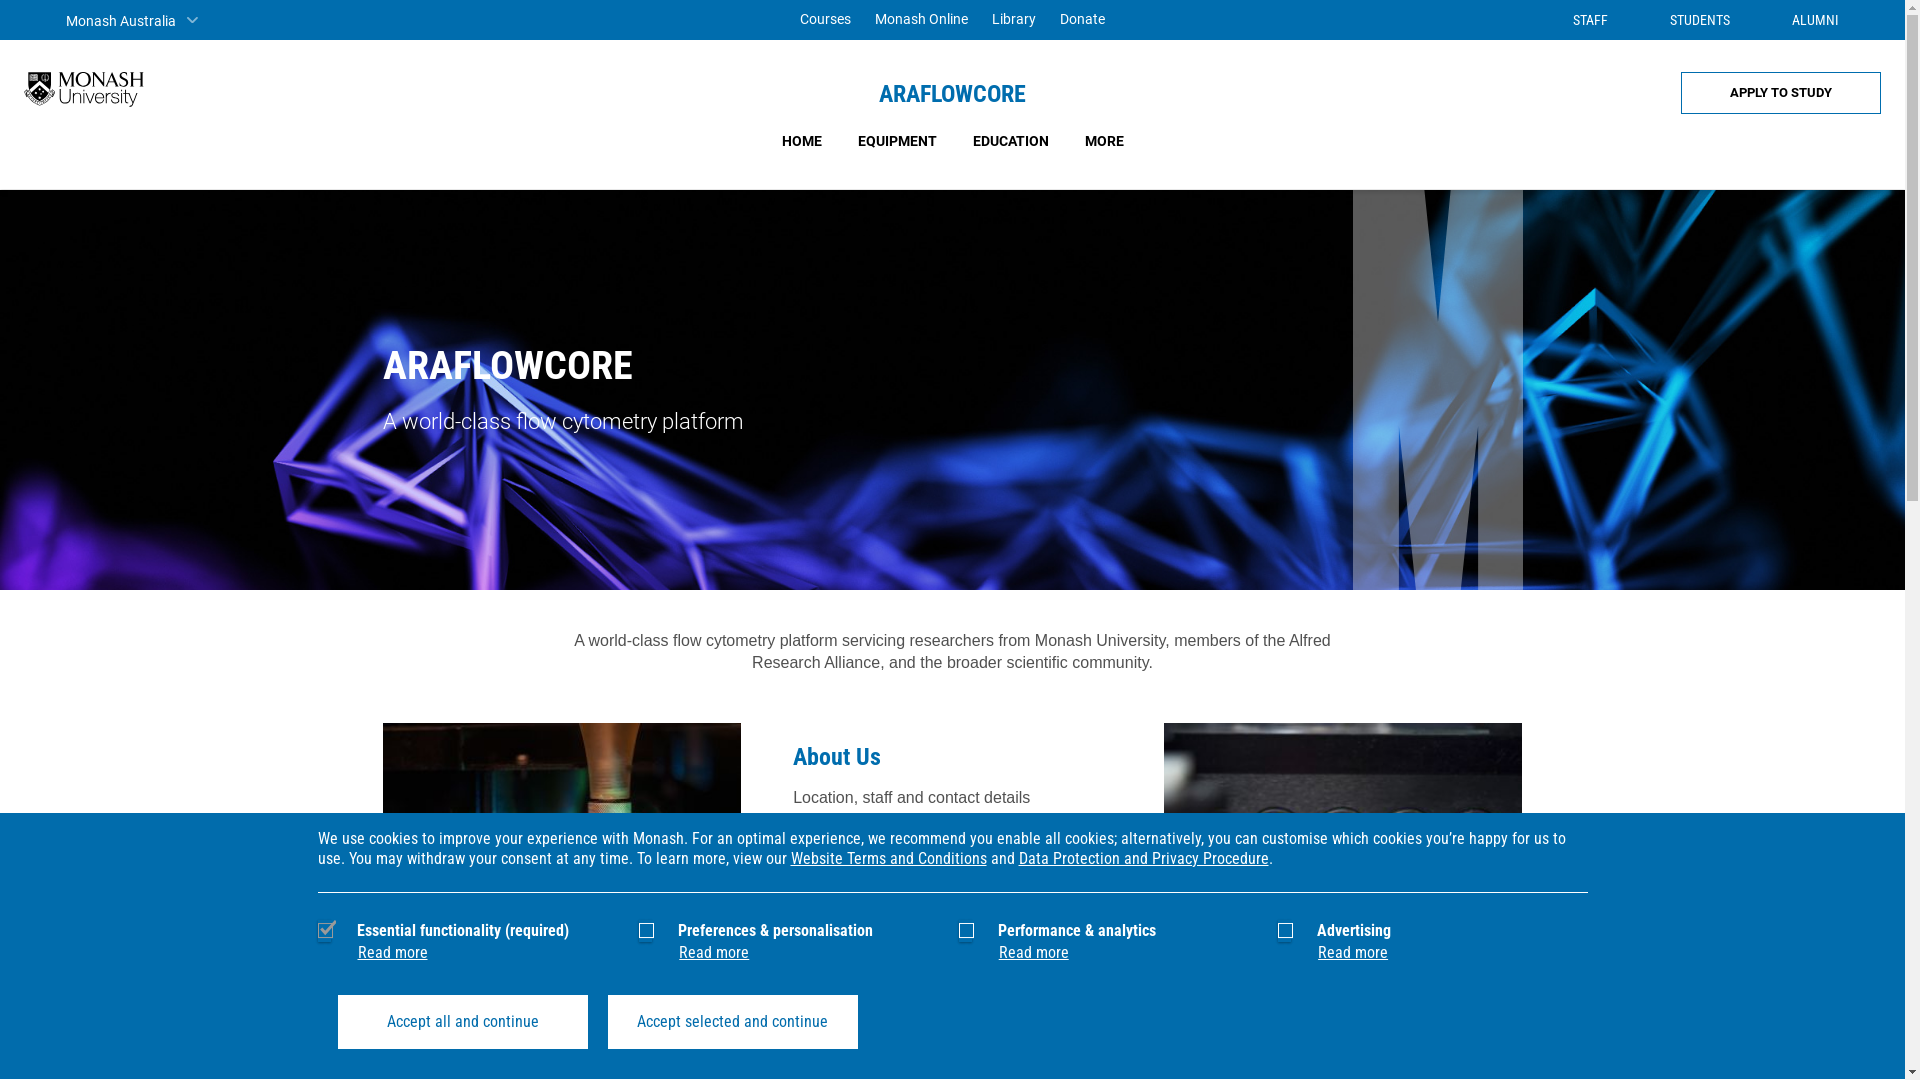  What do you see at coordinates (607, 1022) in the screenshot?
I see `'Accept selected and continue'` at bounding box center [607, 1022].